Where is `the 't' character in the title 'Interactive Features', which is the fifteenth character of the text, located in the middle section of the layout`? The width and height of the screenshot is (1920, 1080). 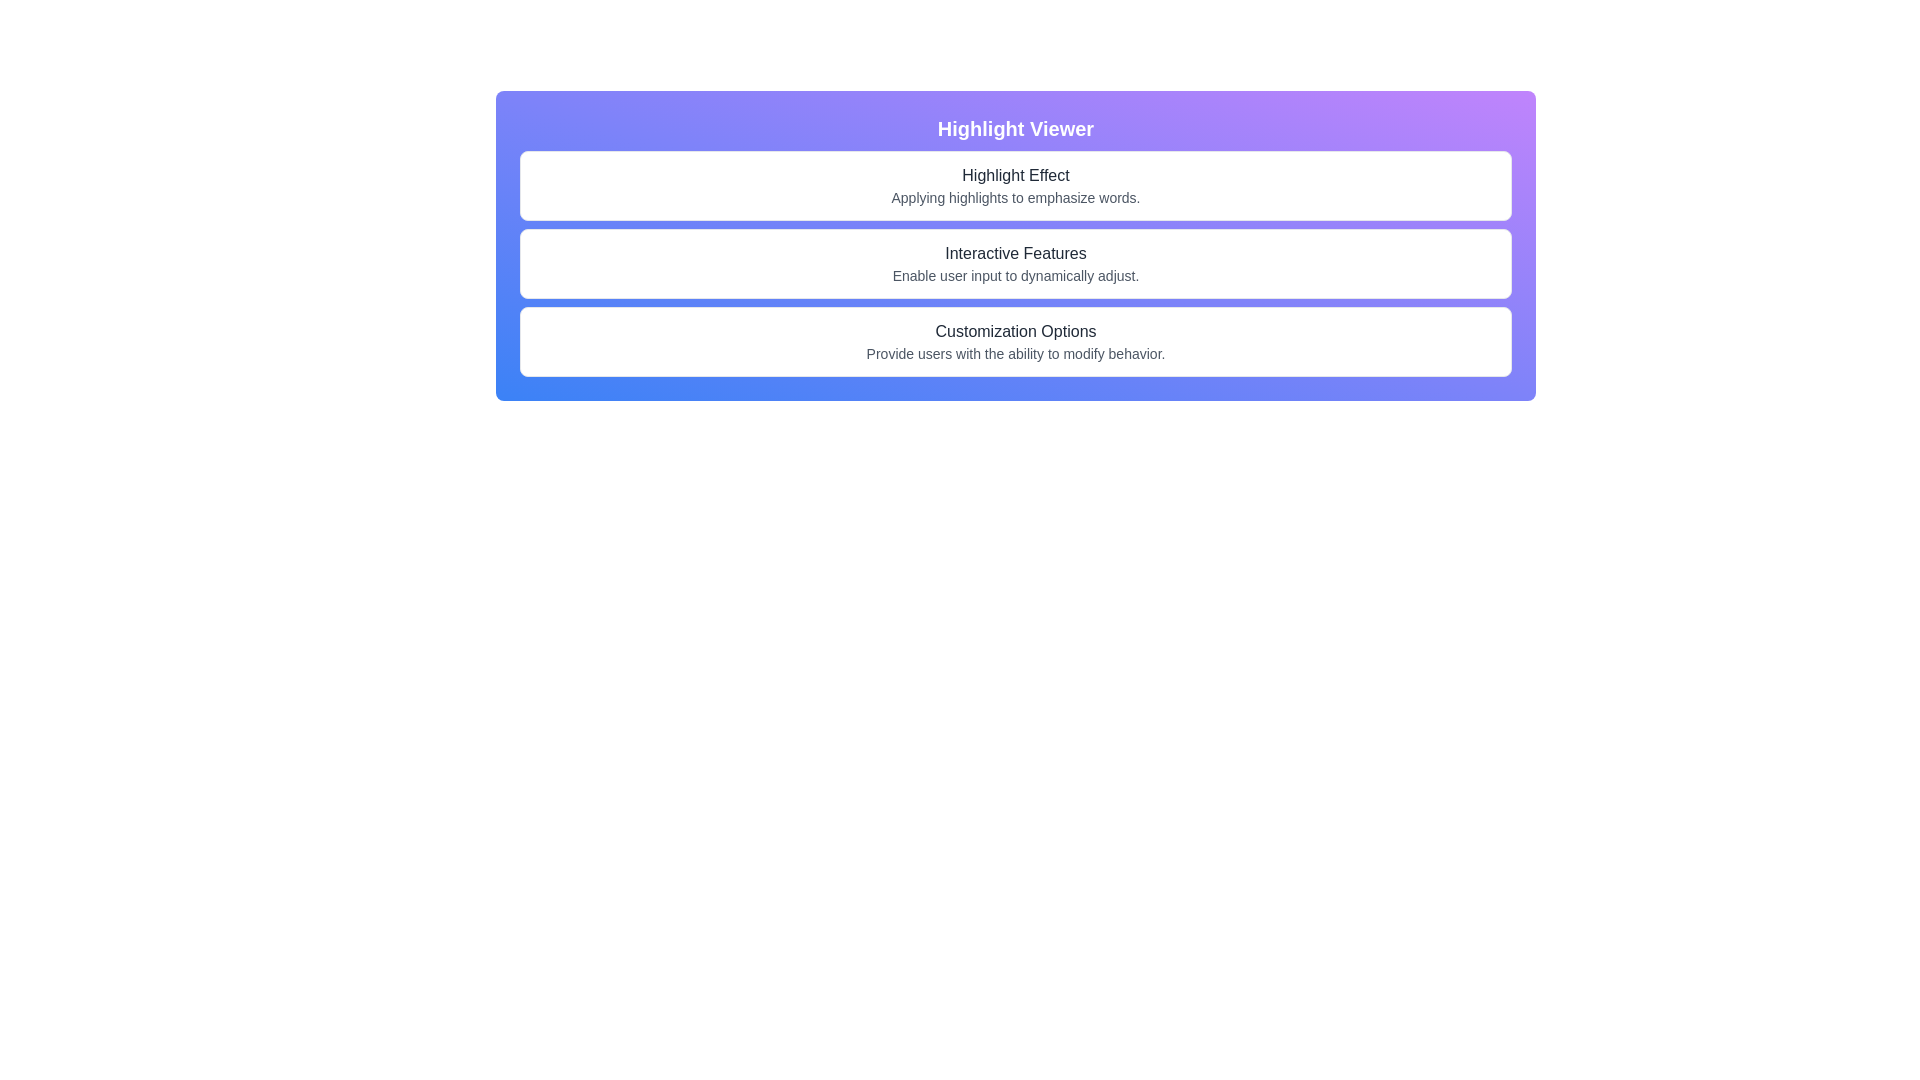
the 't' character in the title 'Interactive Features', which is the fifteenth character of the text, located in the middle section of the layout is located at coordinates (1052, 252).